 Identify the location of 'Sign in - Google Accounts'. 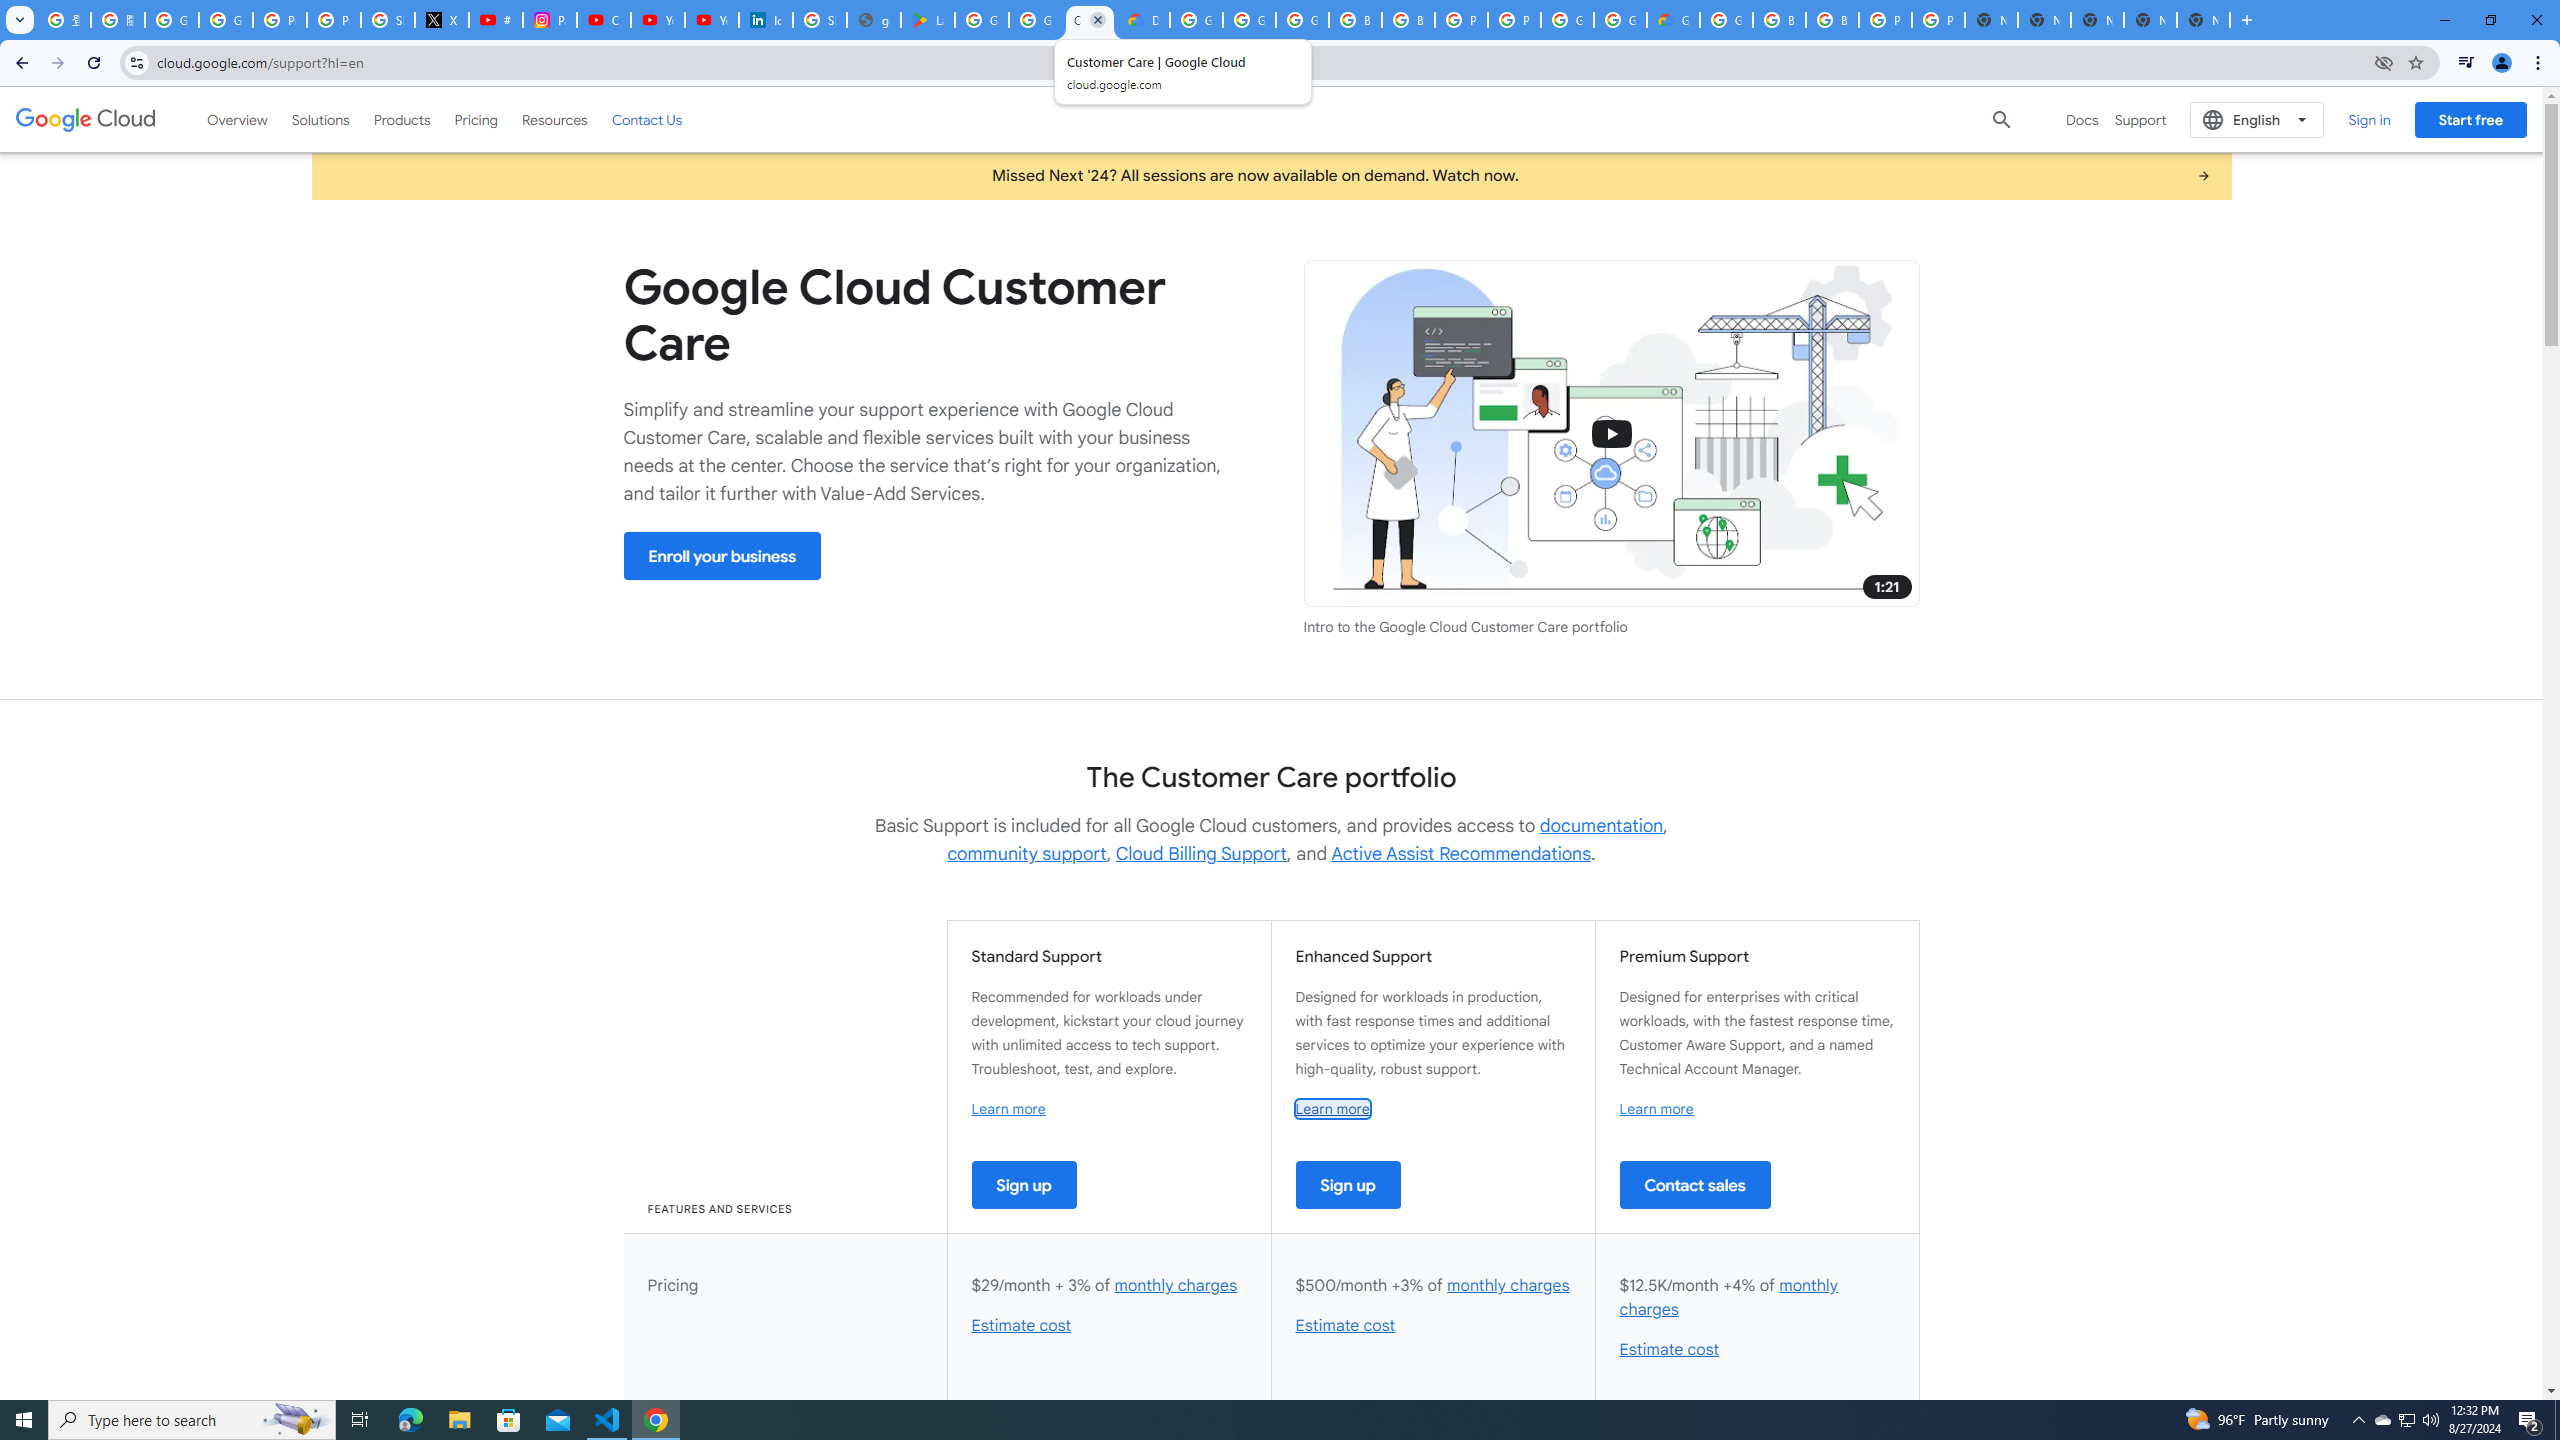
(388, 19).